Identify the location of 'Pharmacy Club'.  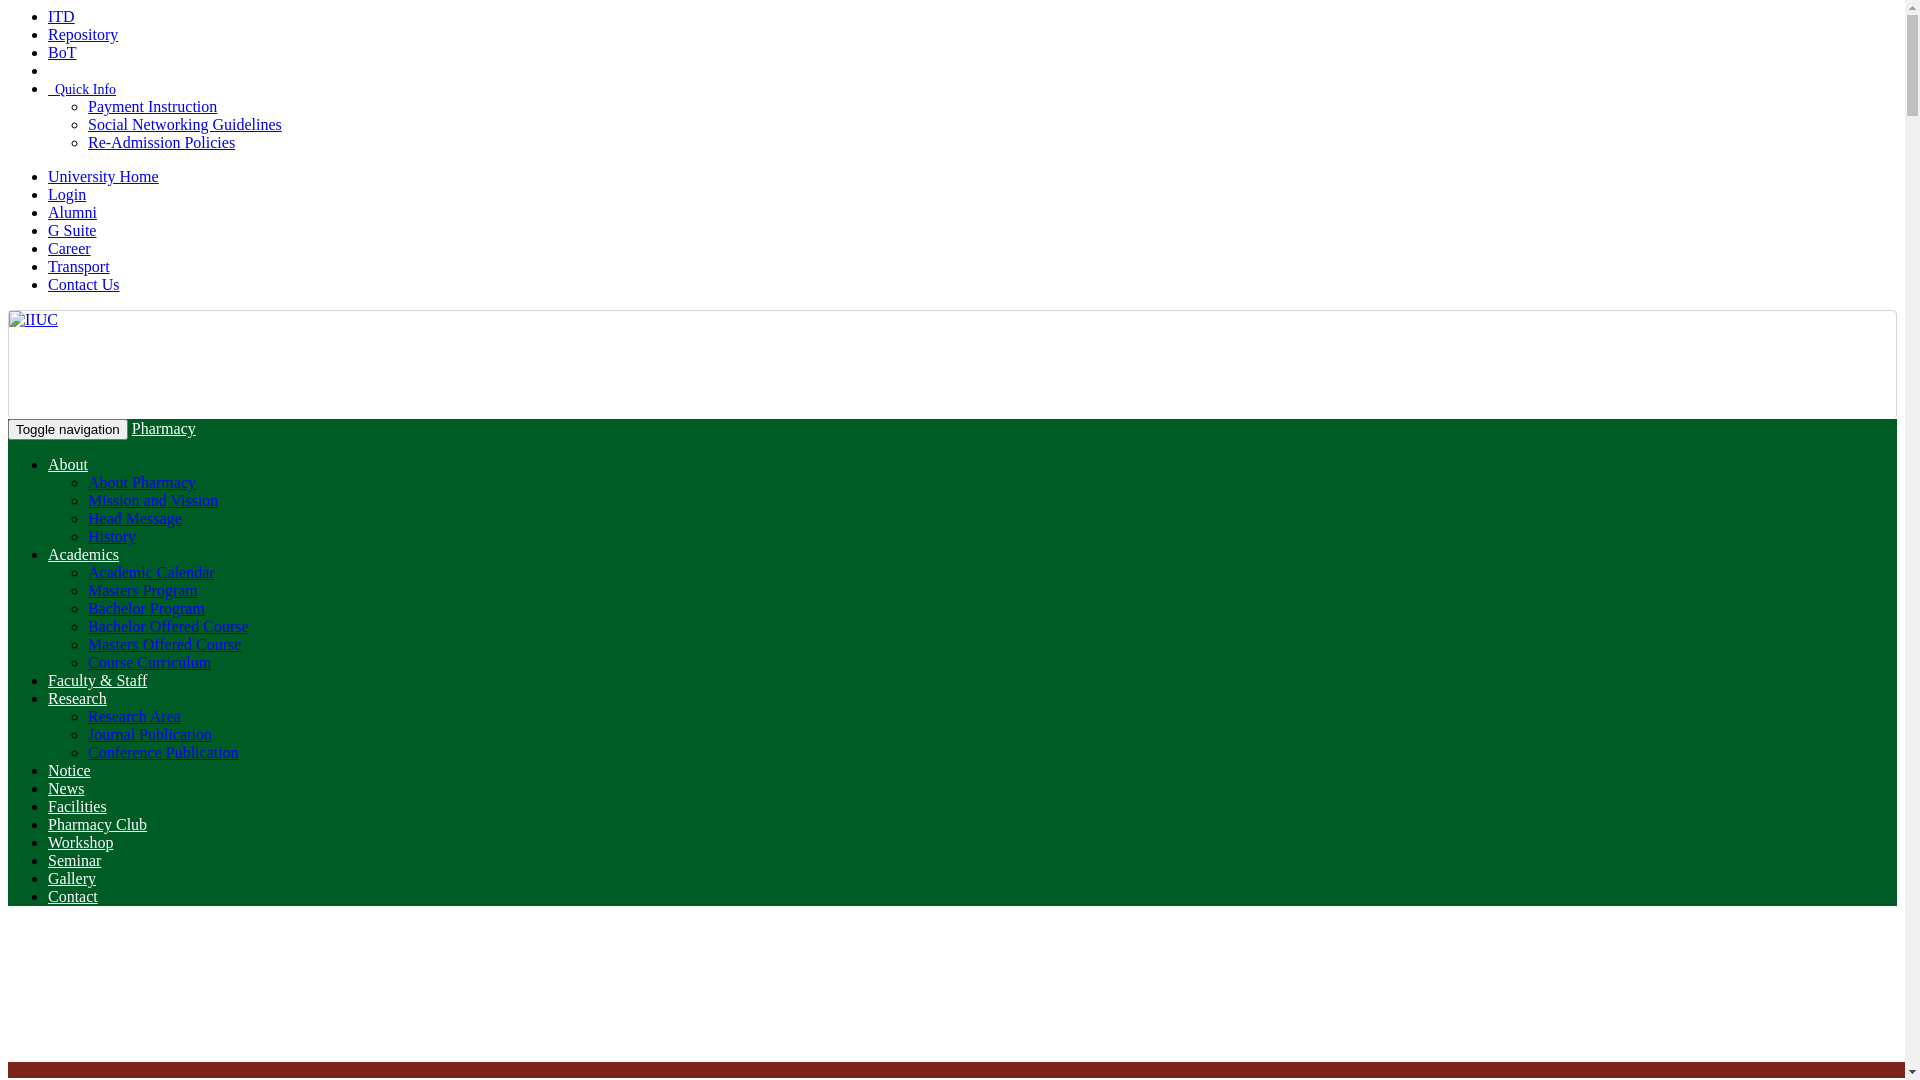
(96, 824).